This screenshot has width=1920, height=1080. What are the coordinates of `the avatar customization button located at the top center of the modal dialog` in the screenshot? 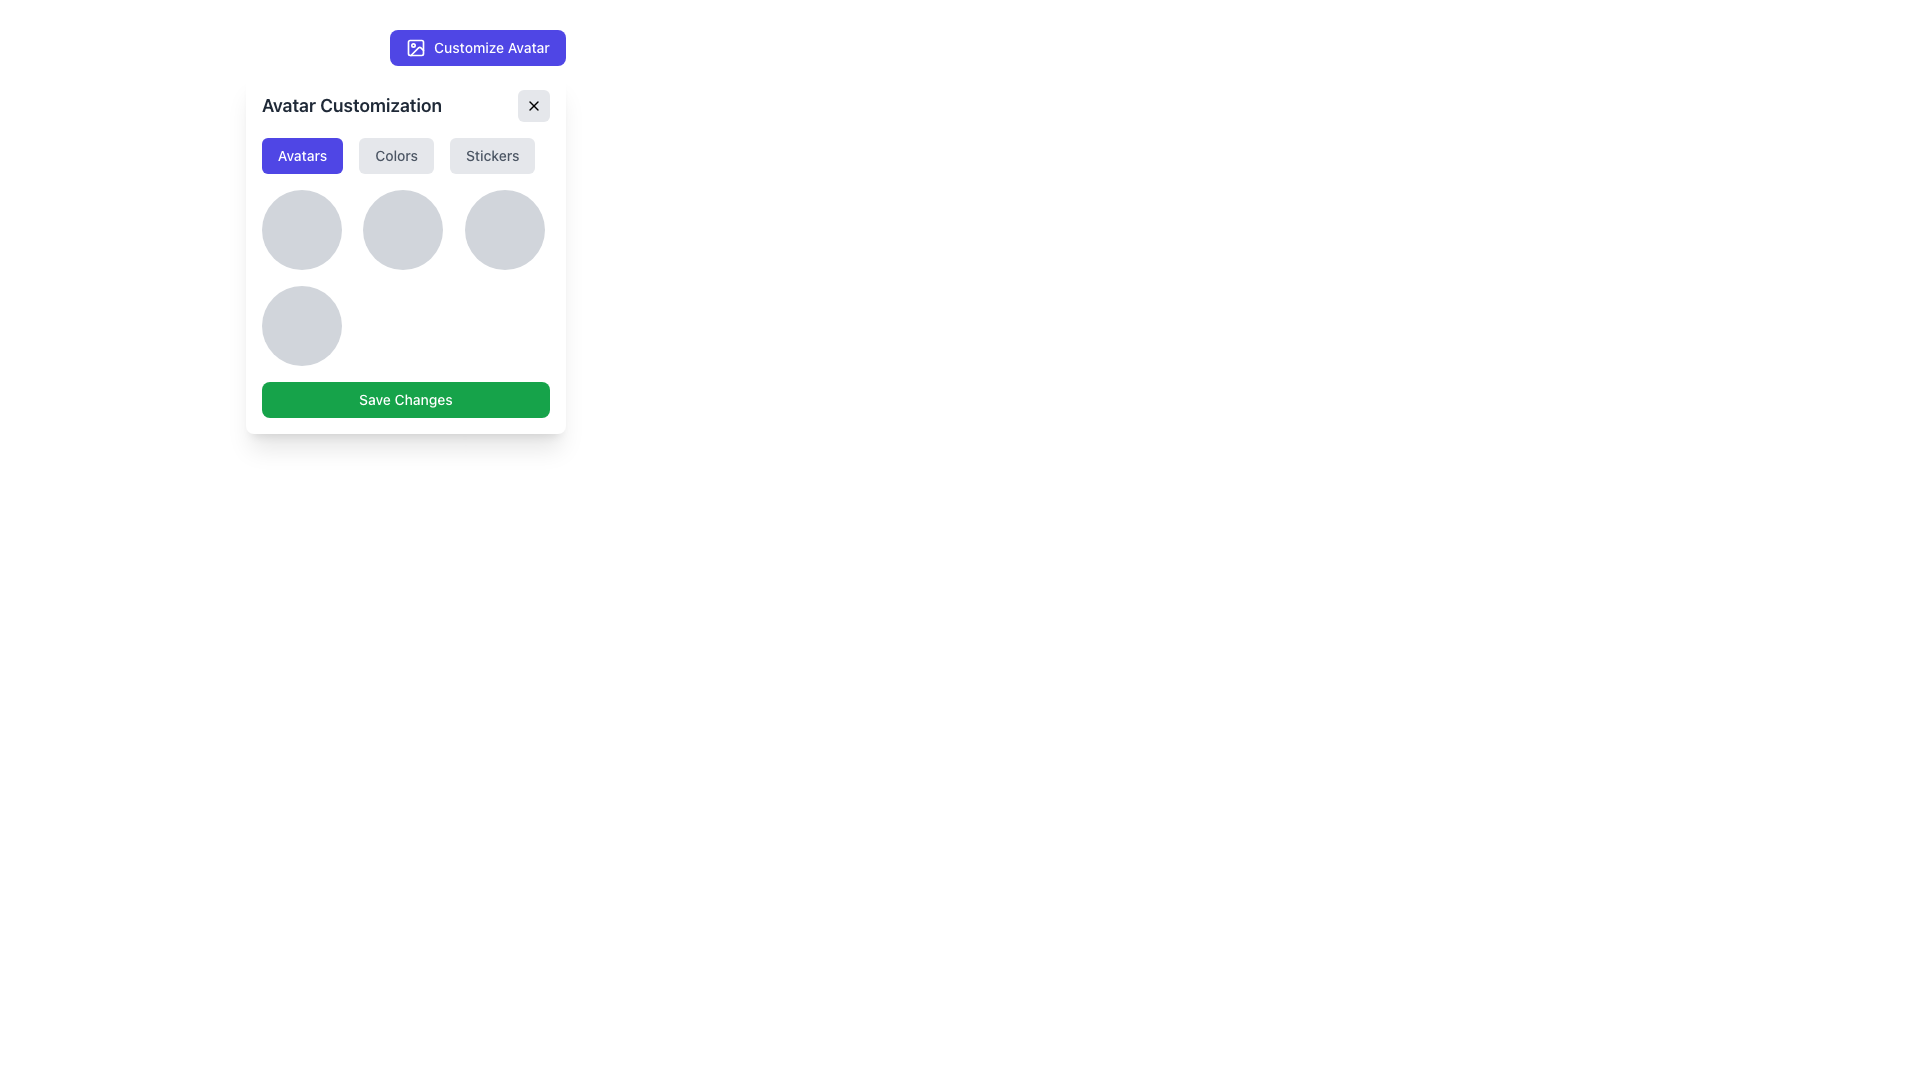 It's located at (477, 46).